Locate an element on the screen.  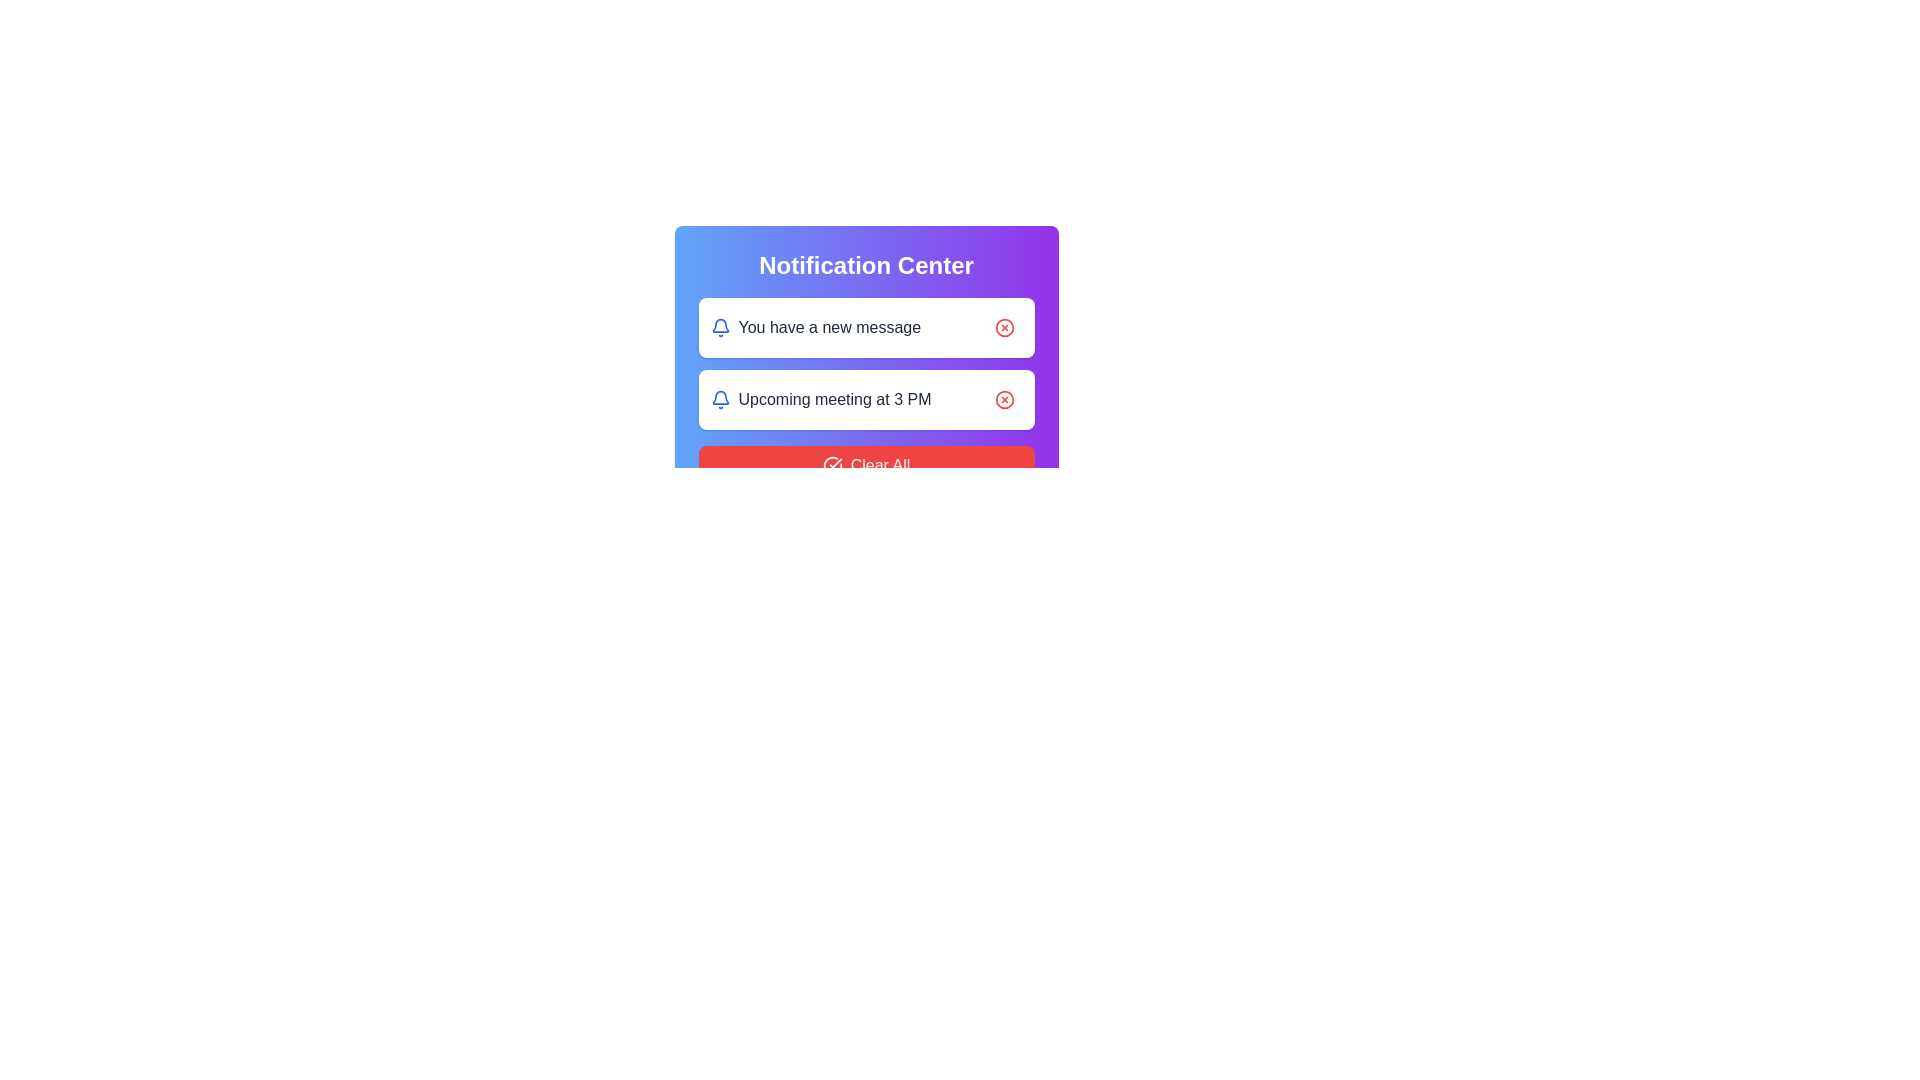
the notification icon located in the upper left corner of the notification tray, which indicates the presence of new notifications is located at coordinates (720, 397).